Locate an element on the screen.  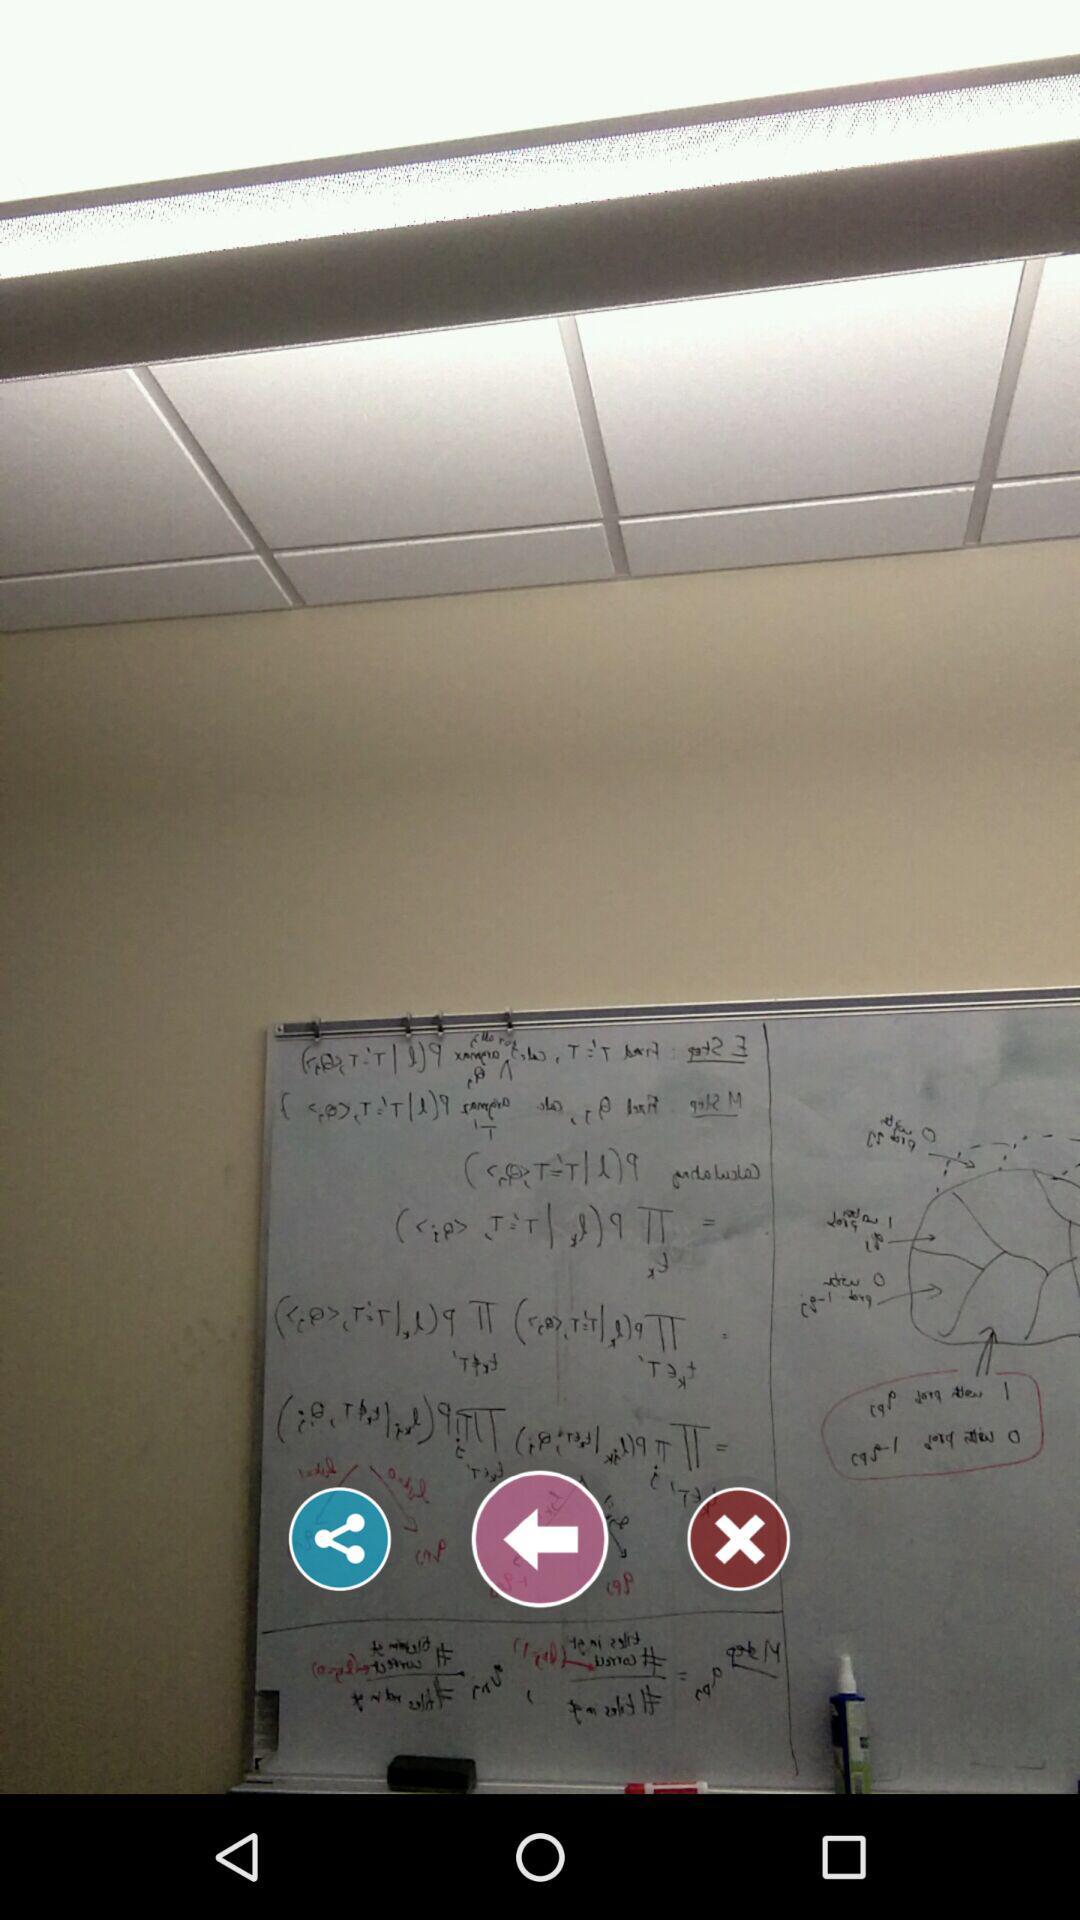
go back is located at coordinates (540, 1538).